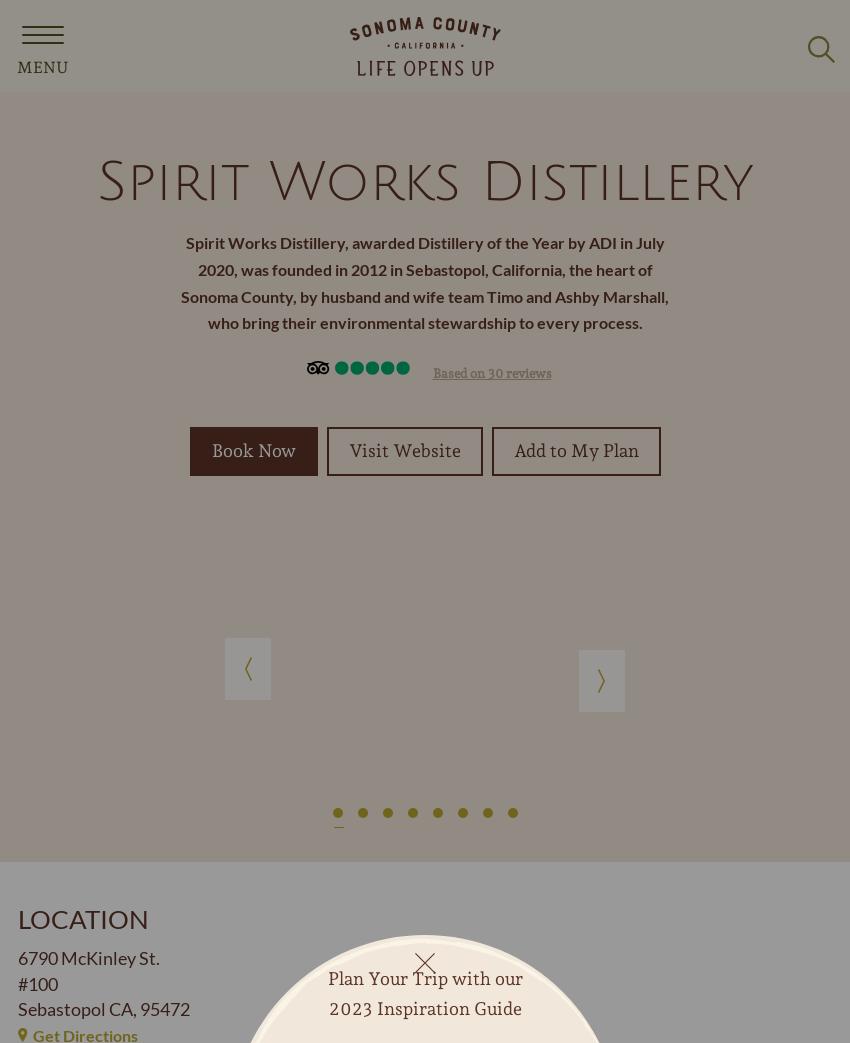 This screenshot has height=1043, width=850. Describe the element at coordinates (413, 815) in the screenshot. I see `'4'` at that location.